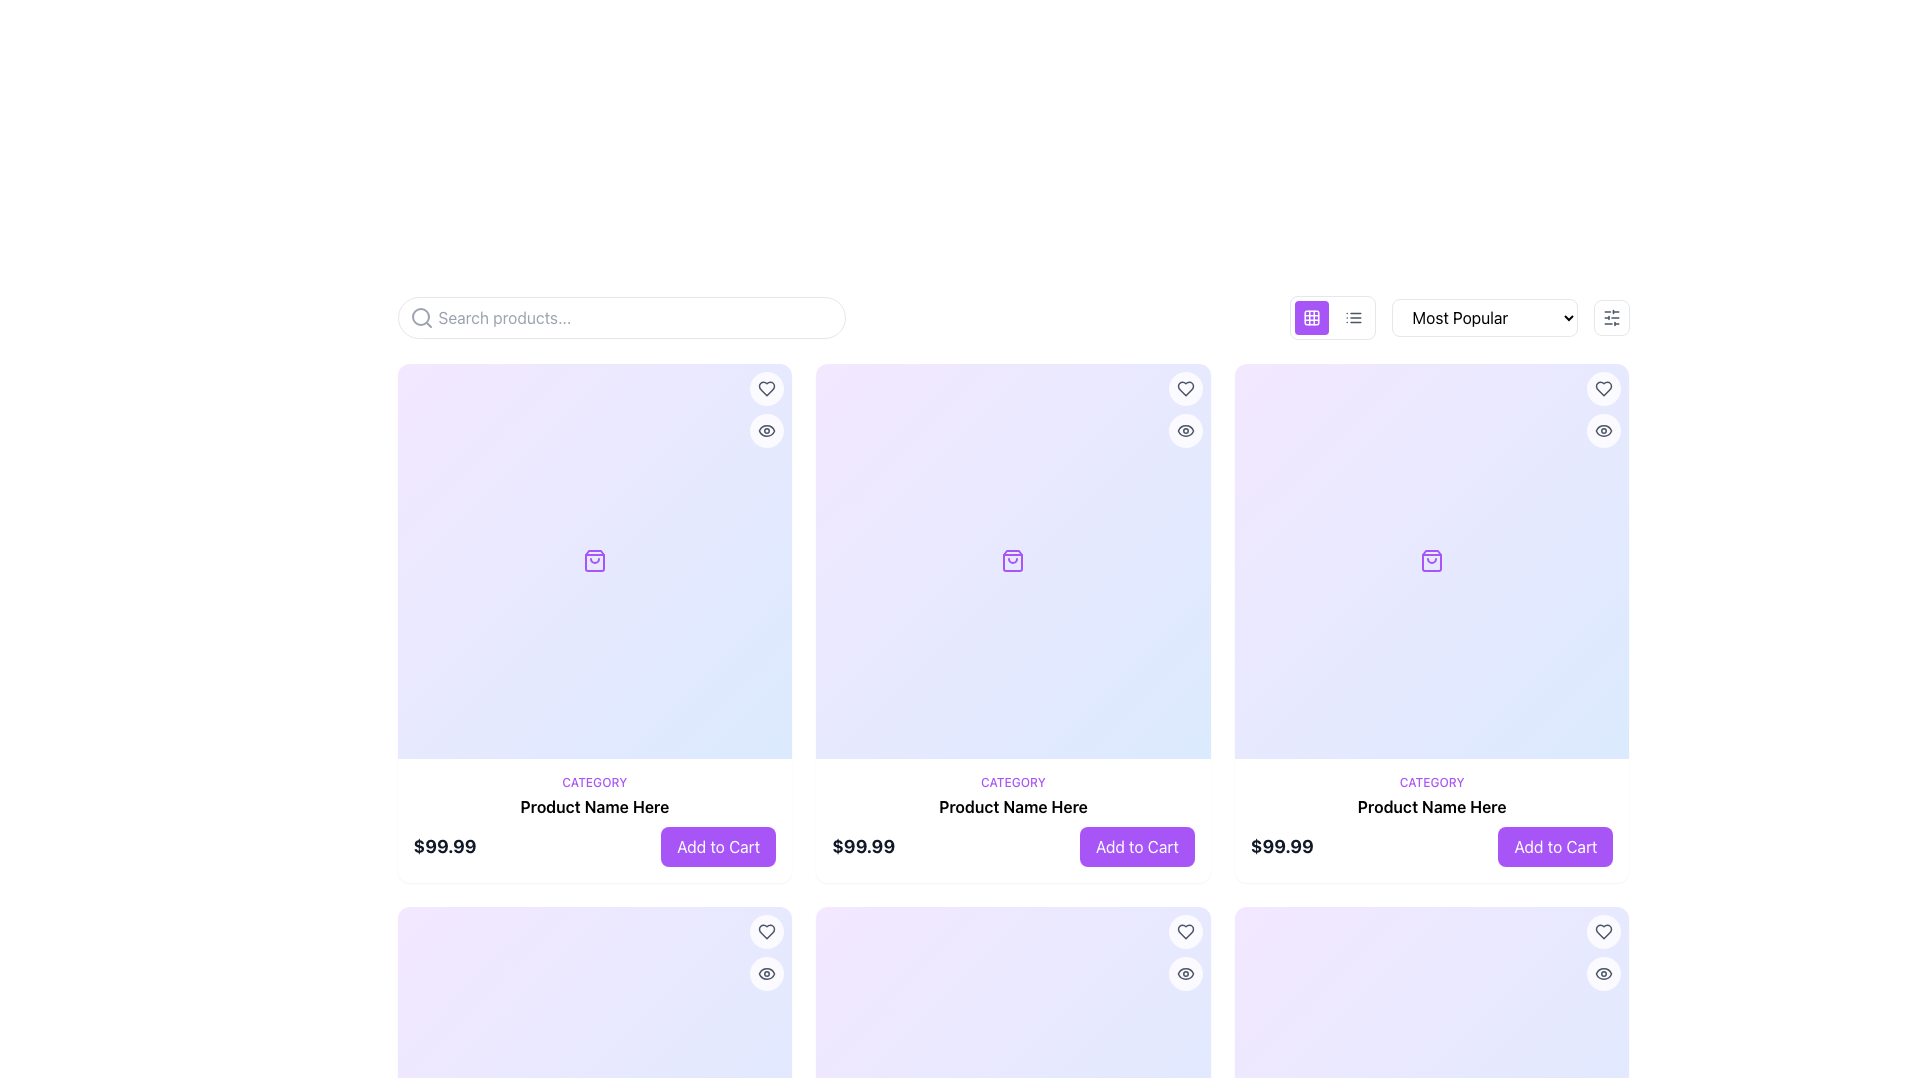 The image size is (1920, 1080). I want to click on the heart-shaped icon in the upper-right corner of the product card to mark it as a favorite, so click(1604, 931).